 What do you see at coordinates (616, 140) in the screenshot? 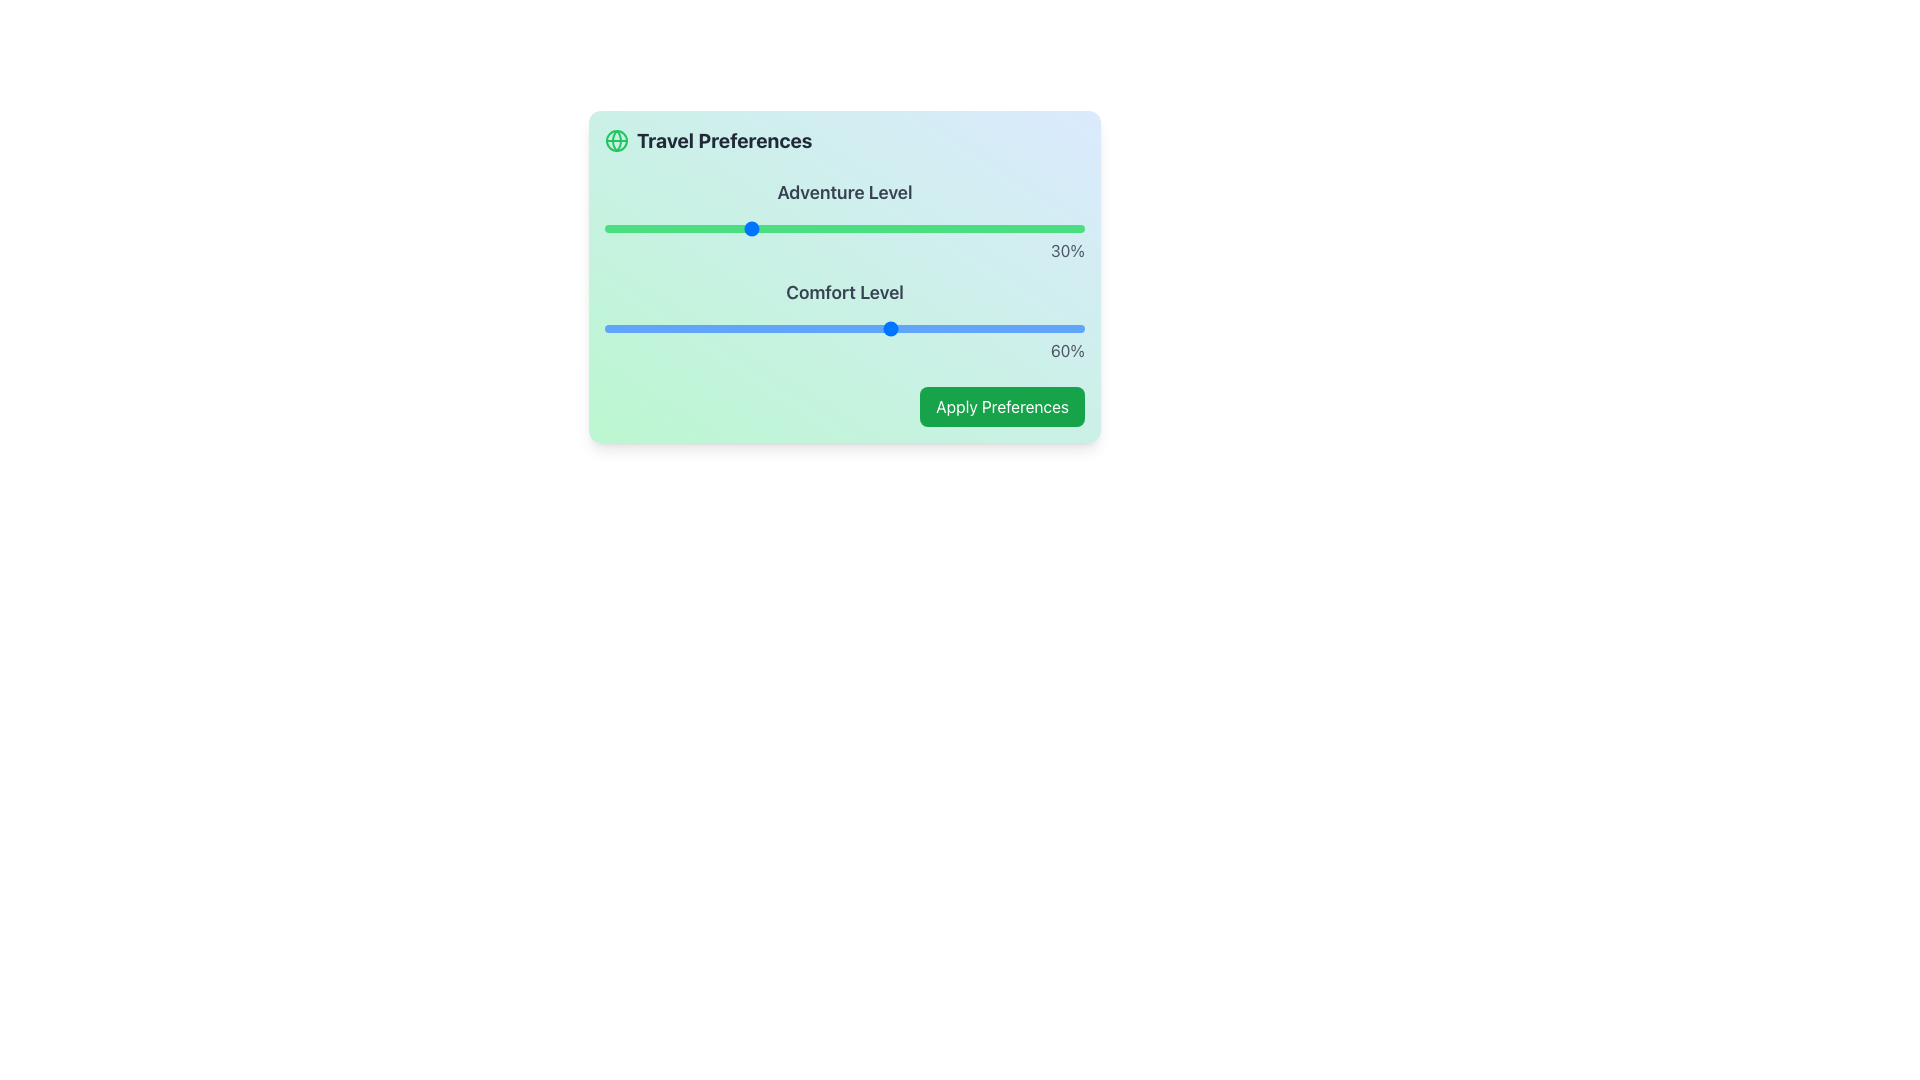
I see `the curving line within the globe icon that enhances the 'Travel Preferences' heading located at the top-left side of the interface card` at bounding box center [616, 140].